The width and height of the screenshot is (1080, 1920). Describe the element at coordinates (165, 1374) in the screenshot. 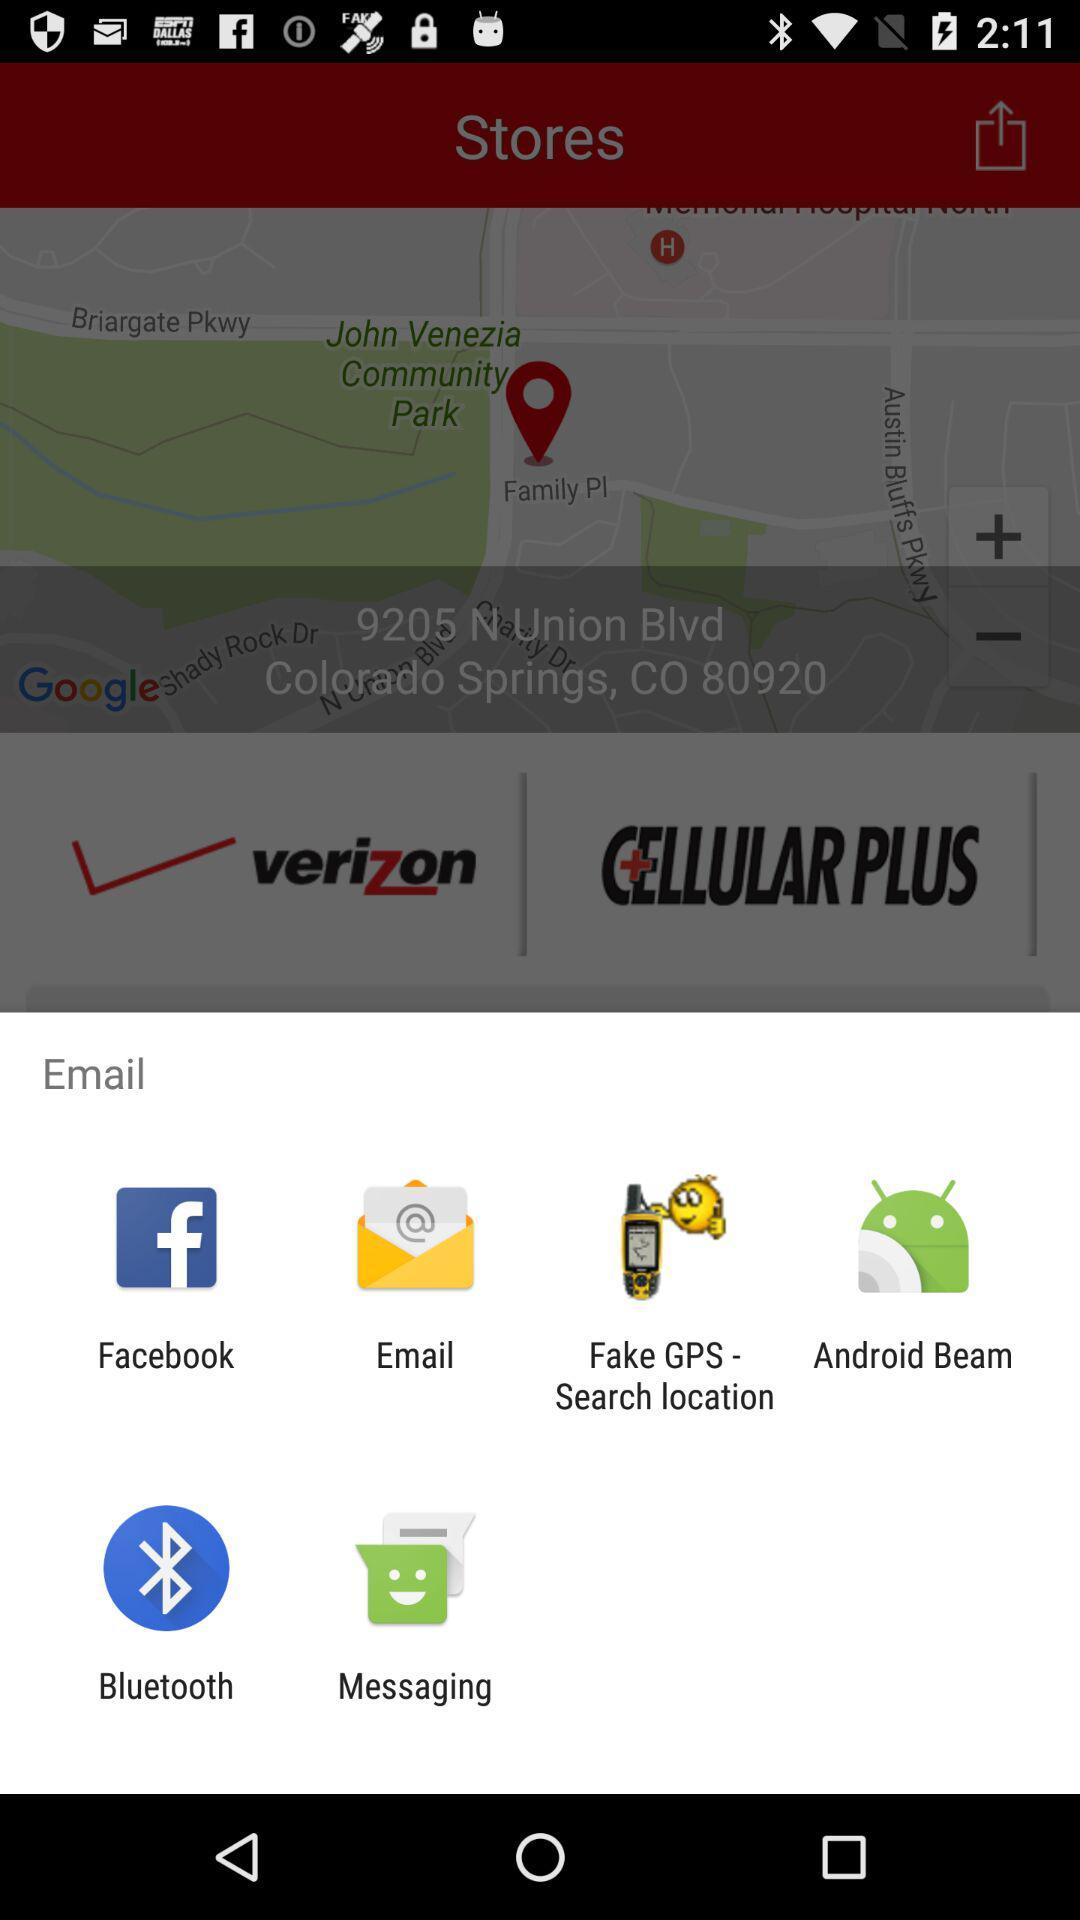

I see `the facebook app` at that location.